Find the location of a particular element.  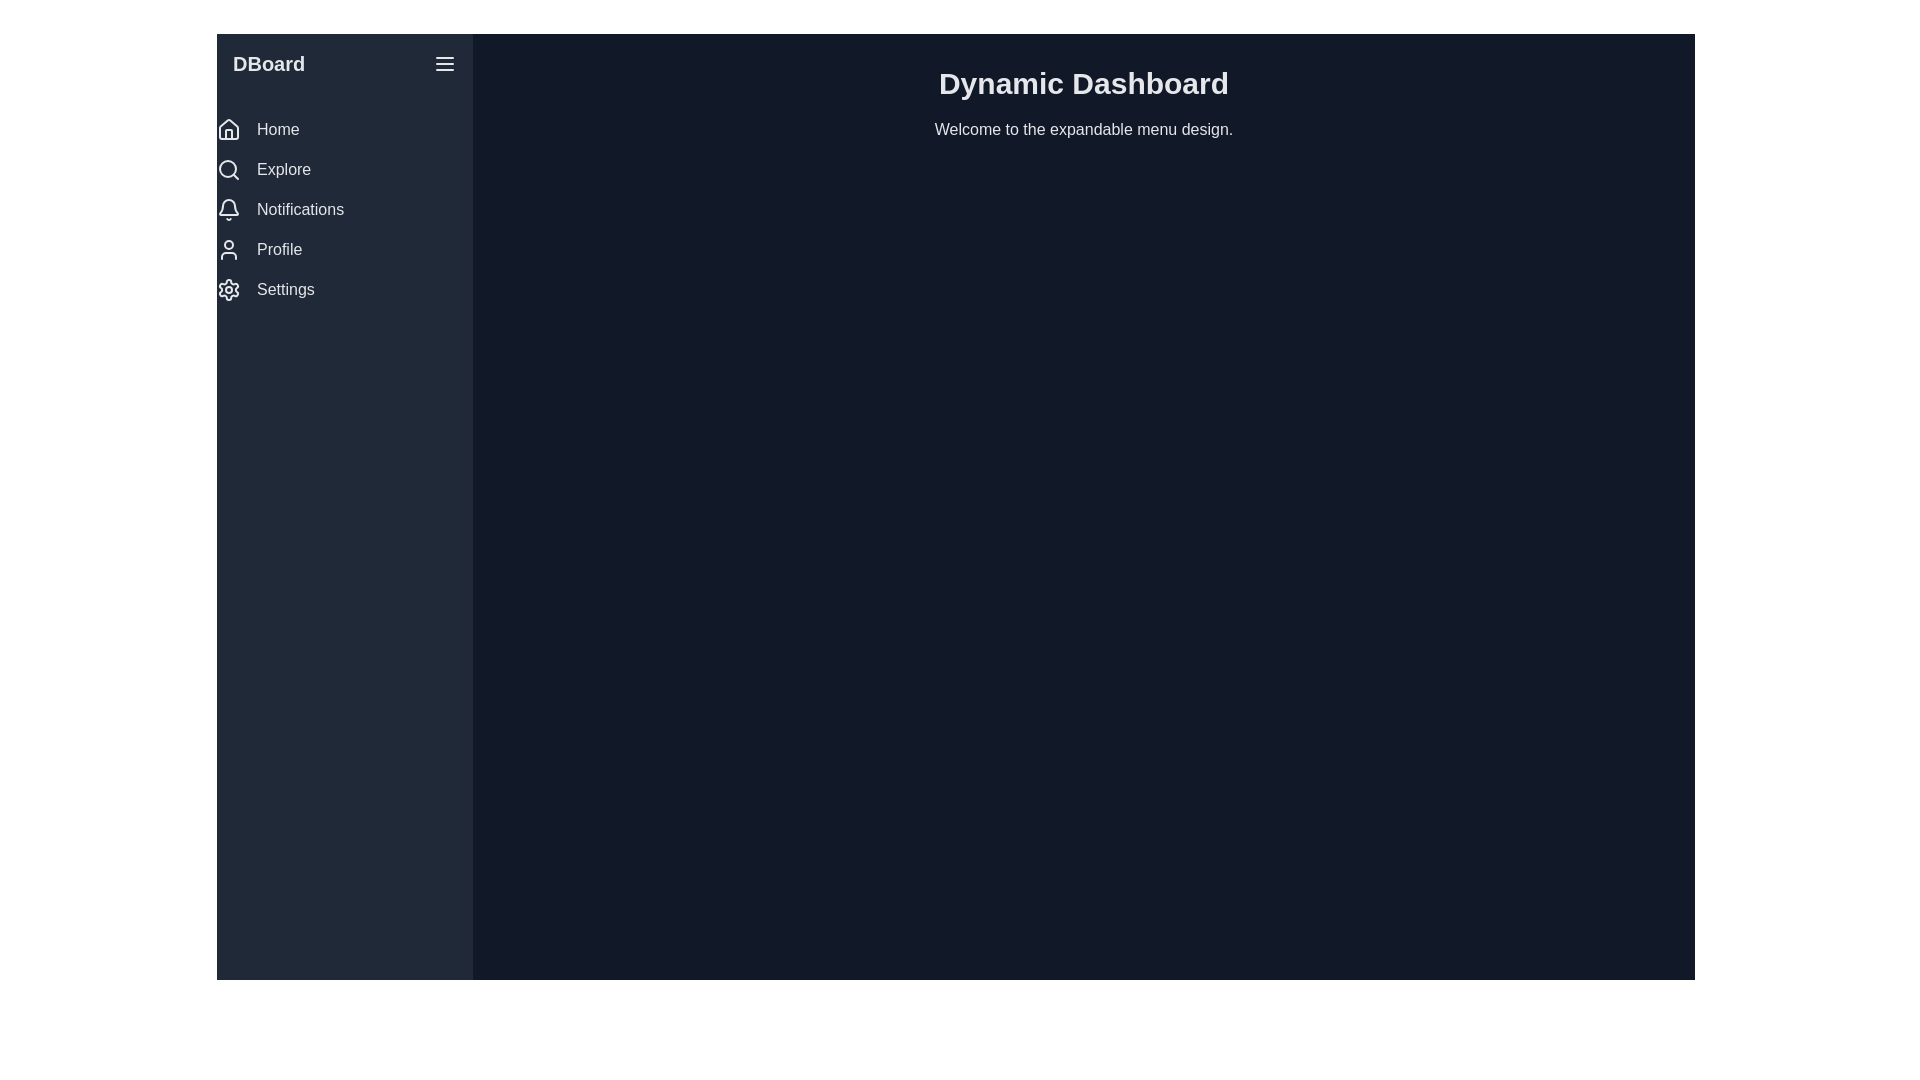

the Text header element, which serves as the title of the current page or dashboard, located at the top of the content area is located at coordinates (1083, 83).